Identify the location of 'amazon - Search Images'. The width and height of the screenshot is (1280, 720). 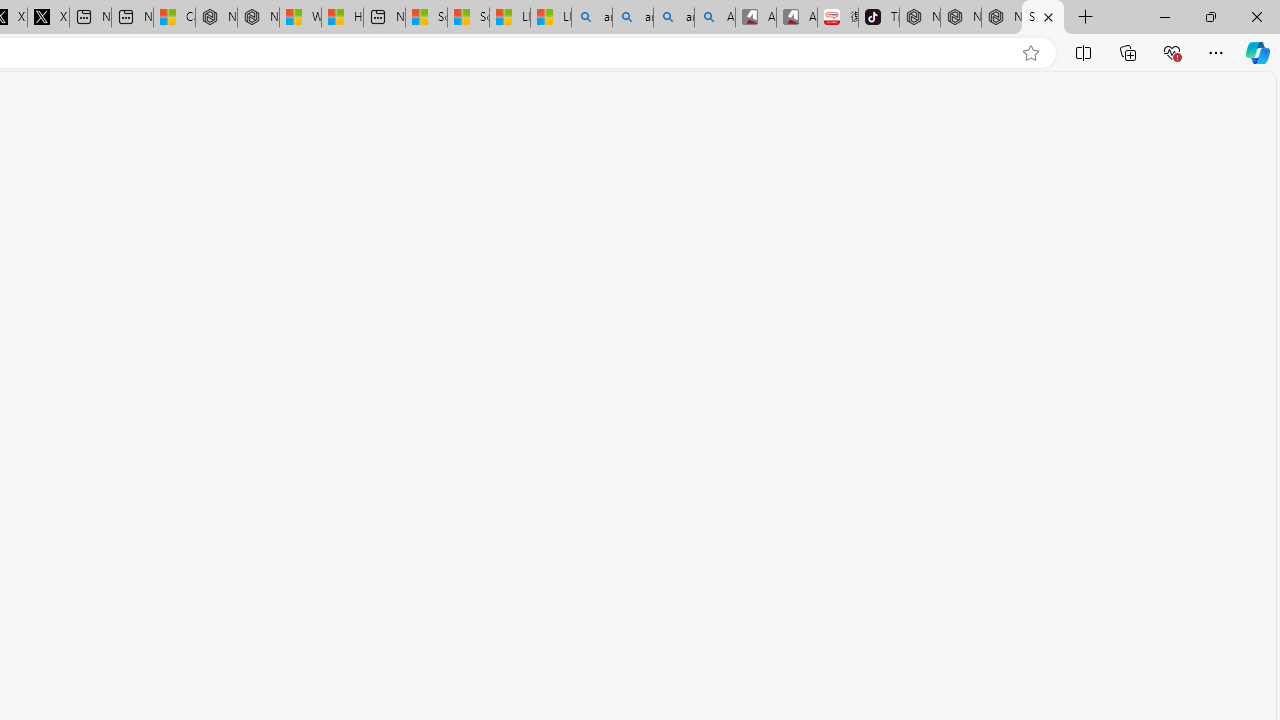
(673, 17).